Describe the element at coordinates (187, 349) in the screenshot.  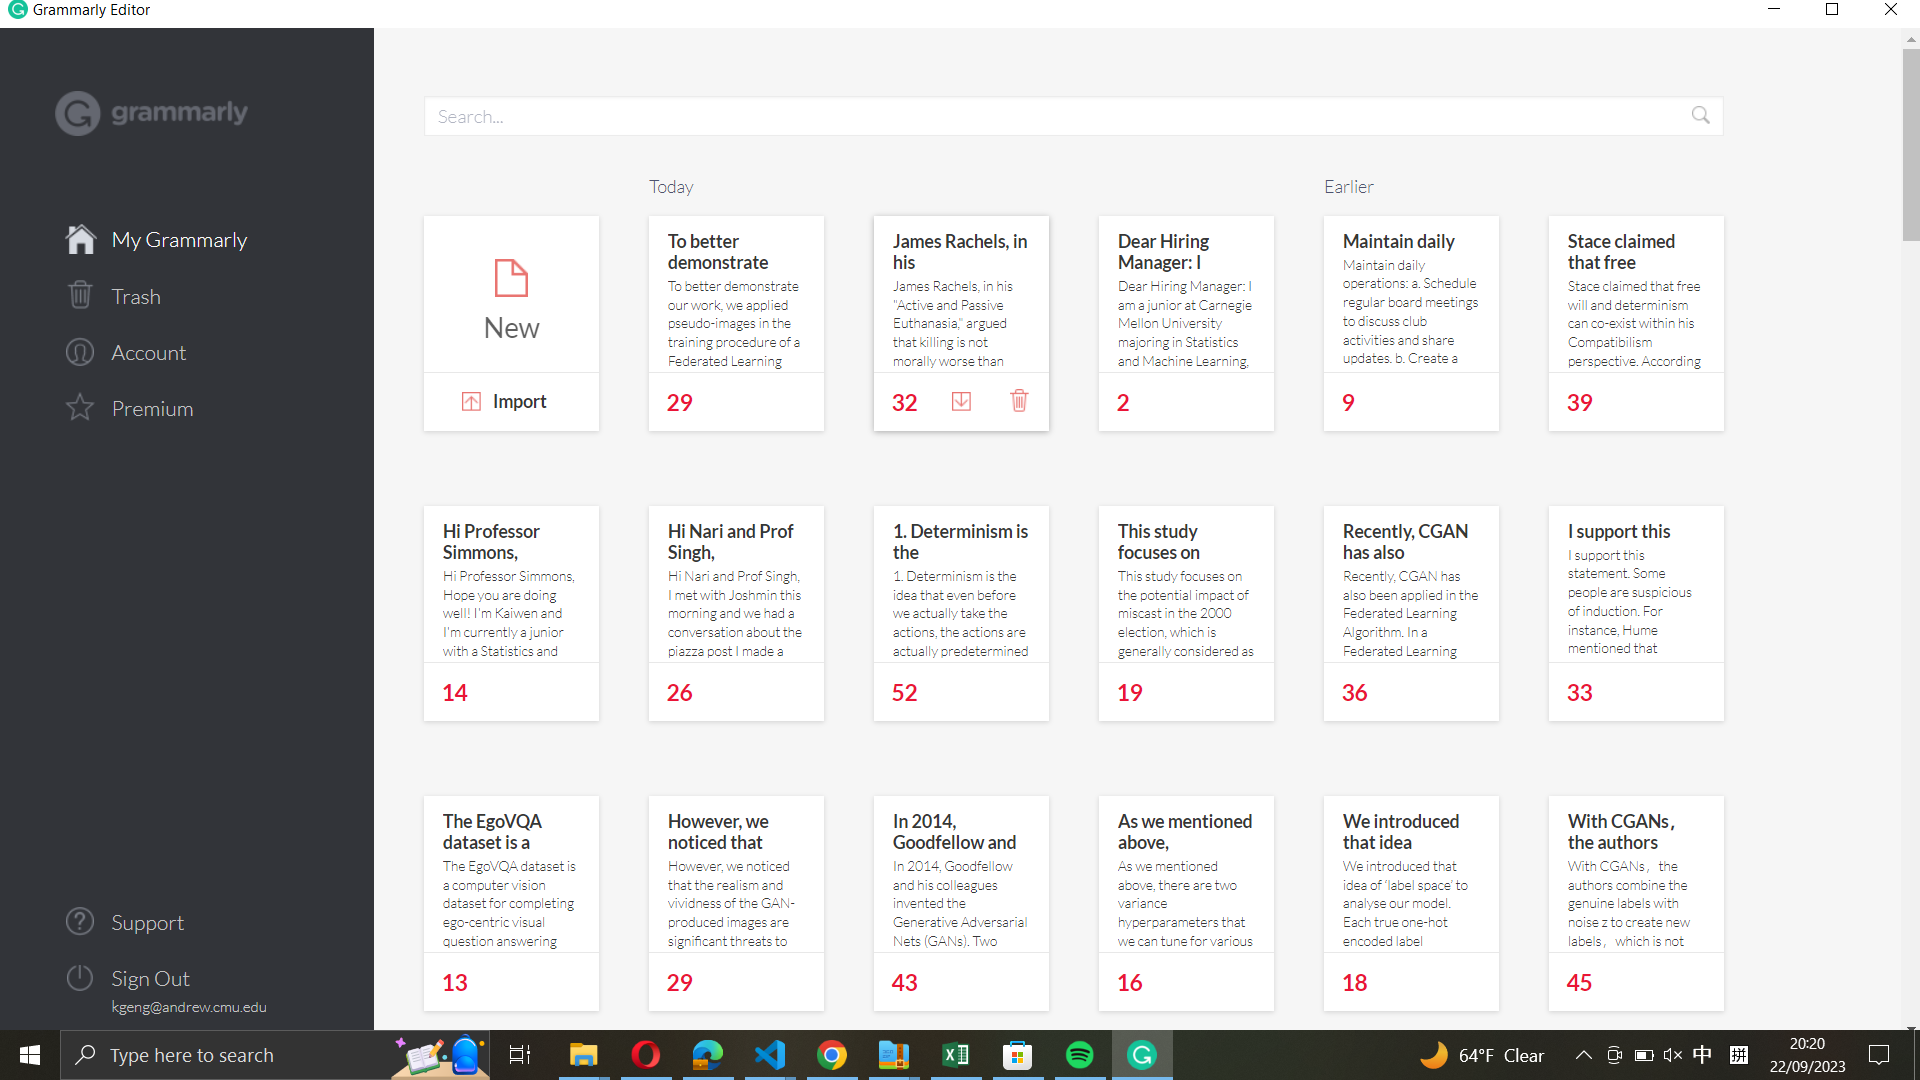
I see `Inspect the account details` at that location.